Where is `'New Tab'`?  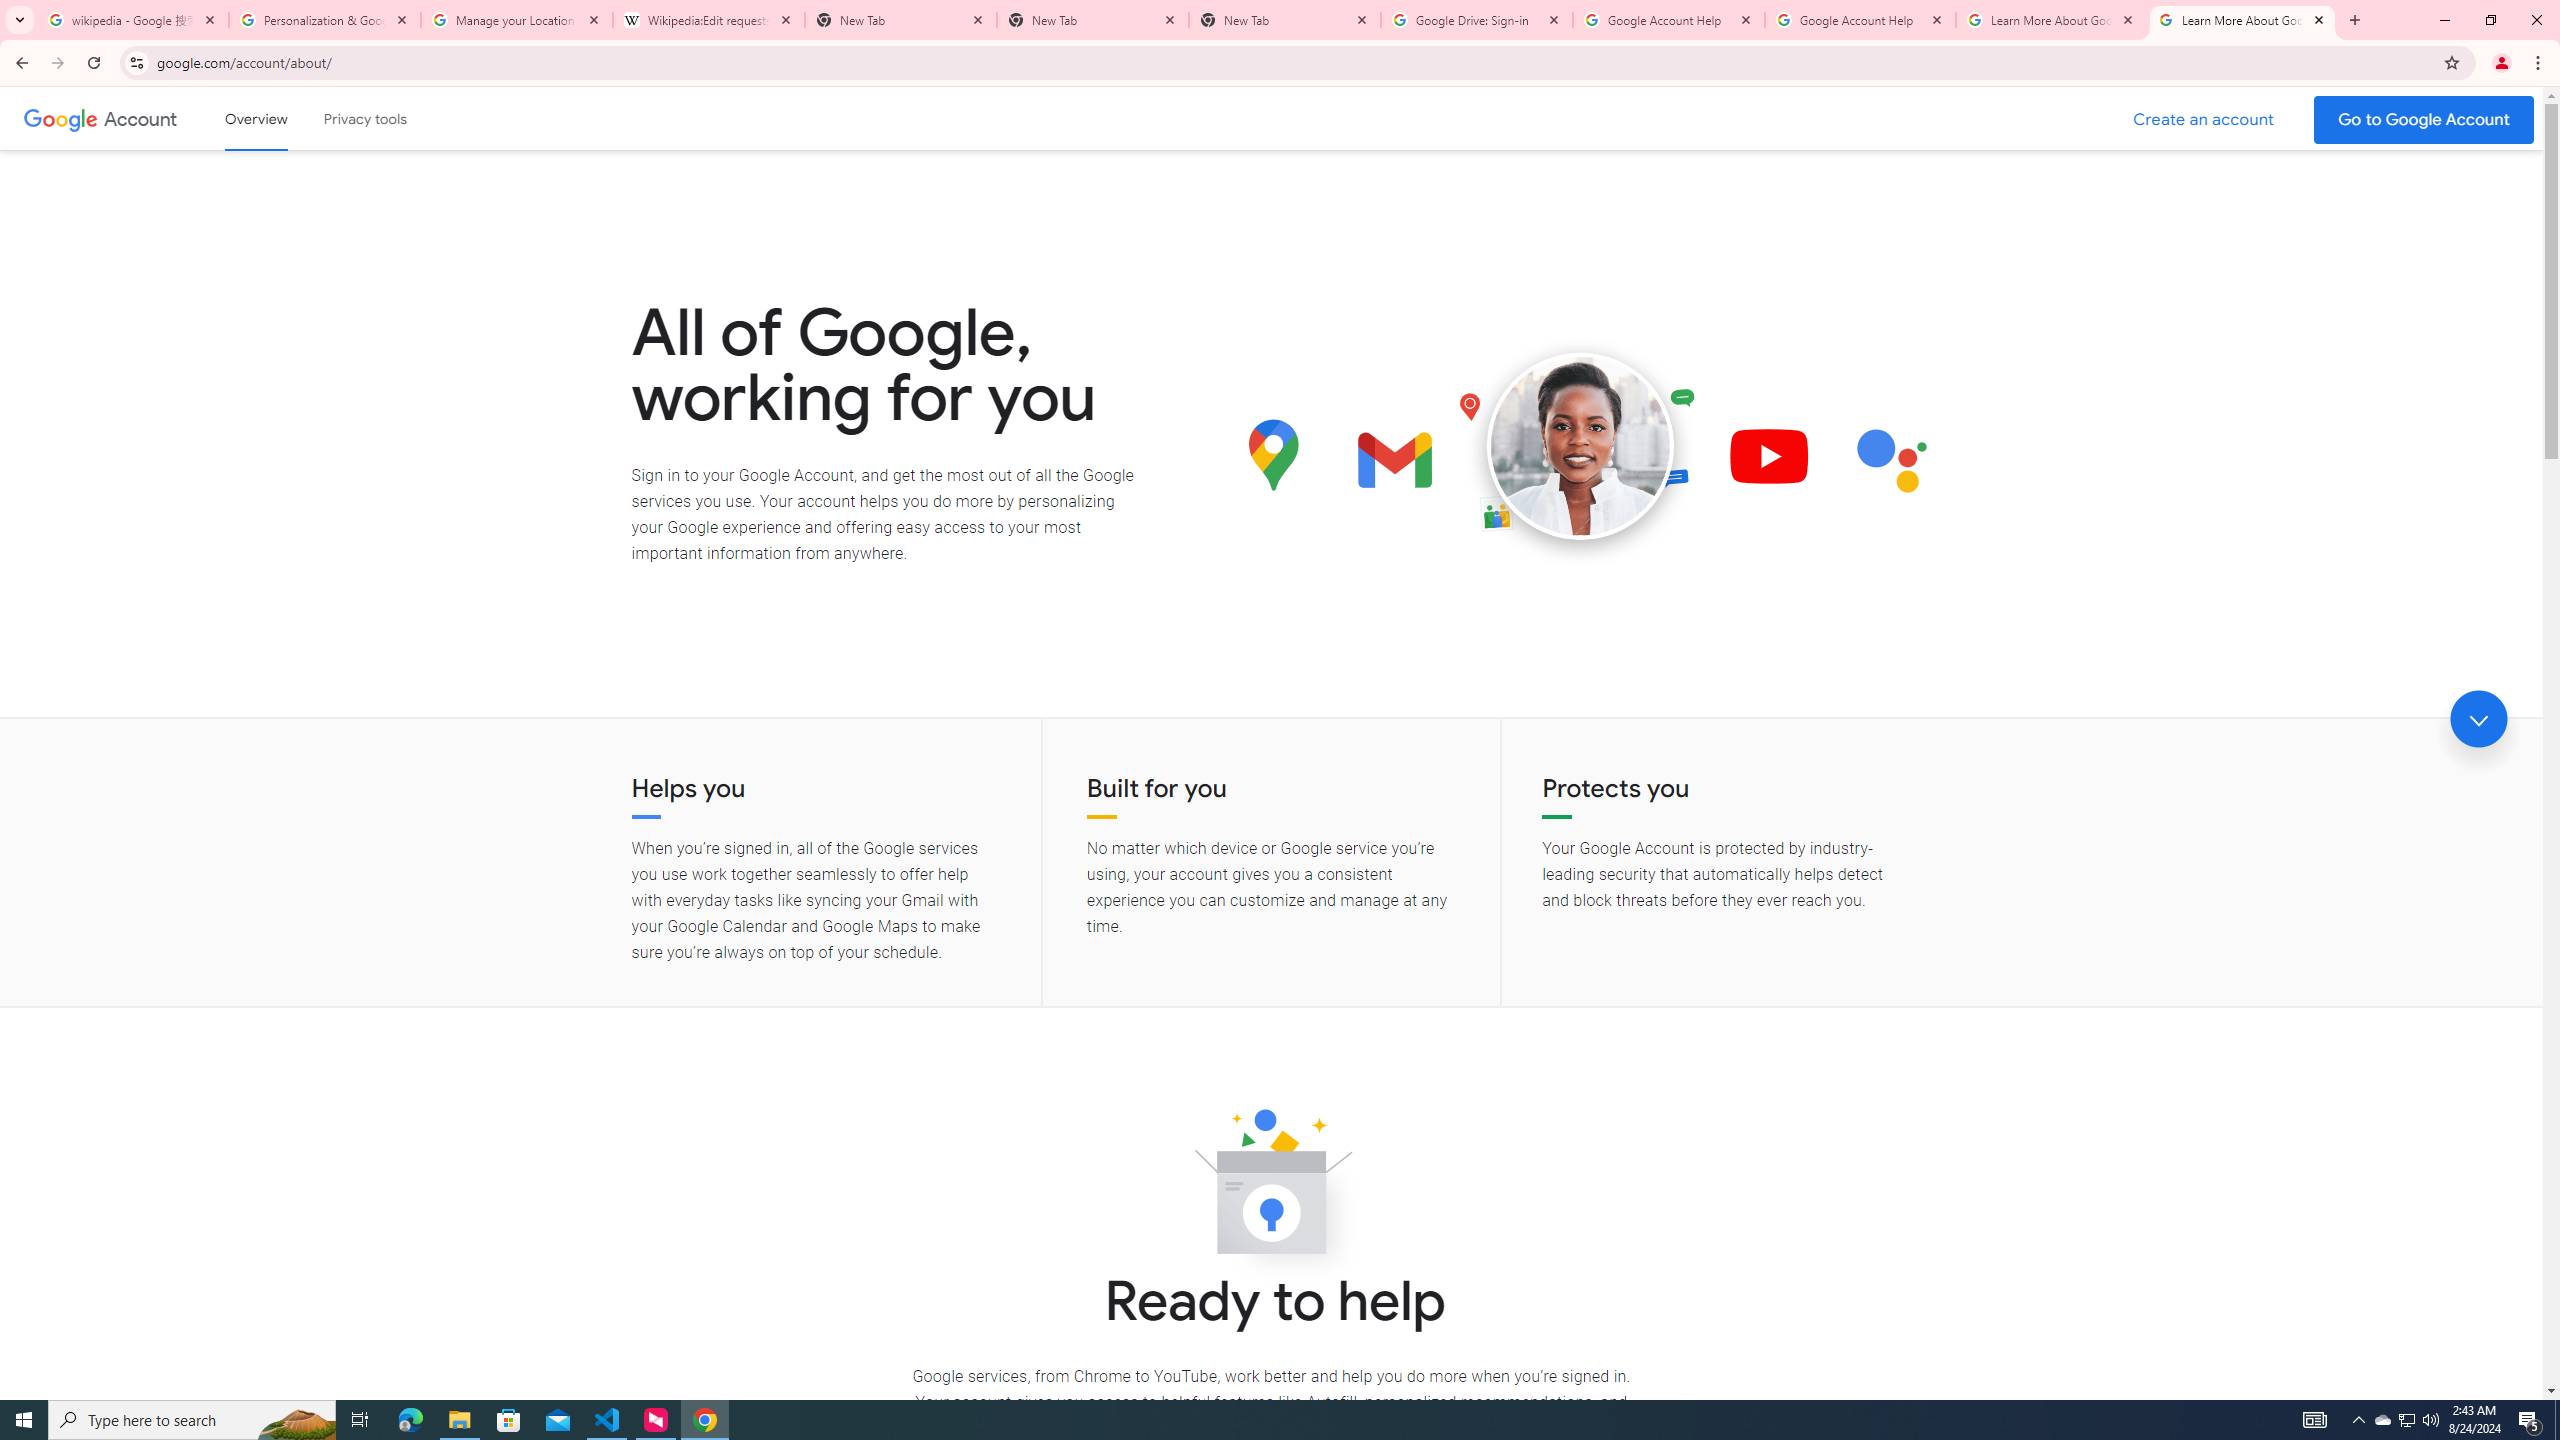
'New Tab' is located at coordinates (1092, 19).